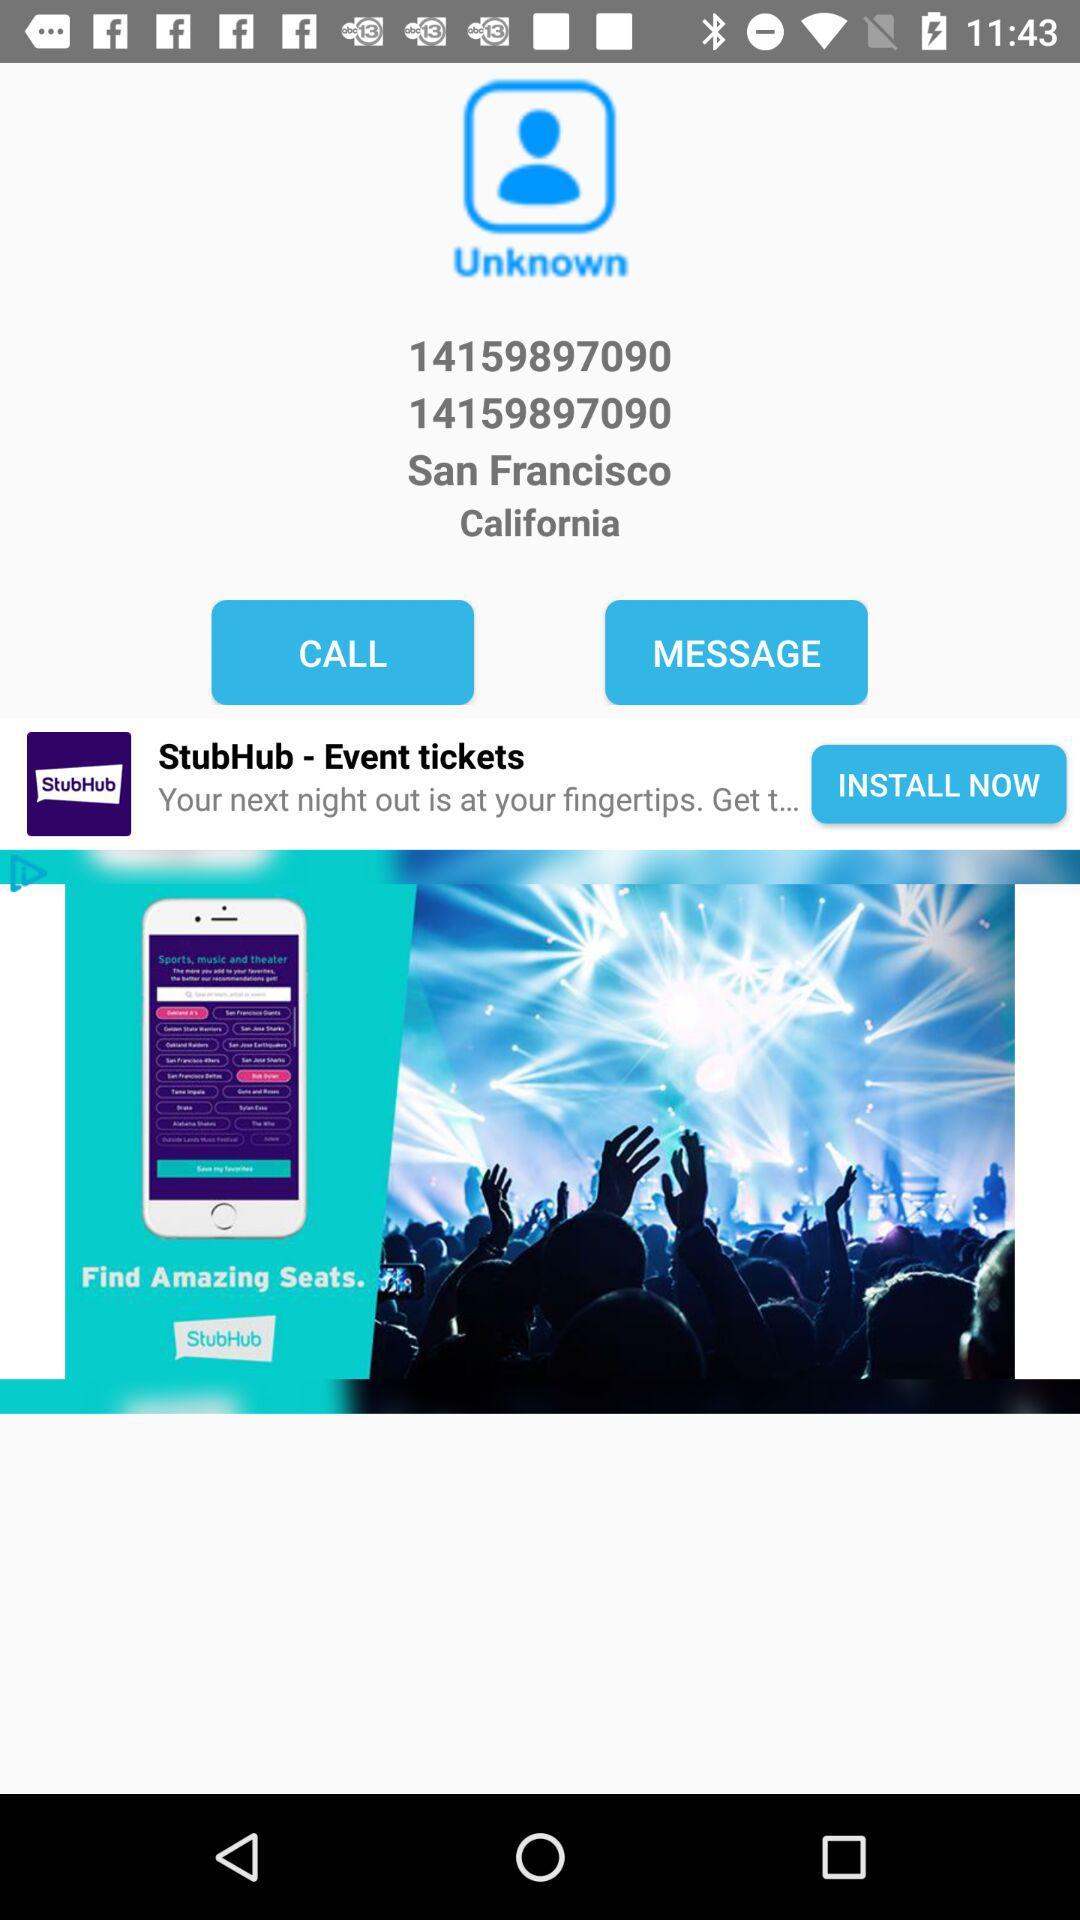  Describe the element at coordinates (736, 652) in the screenshot. I see `message item` at that location.